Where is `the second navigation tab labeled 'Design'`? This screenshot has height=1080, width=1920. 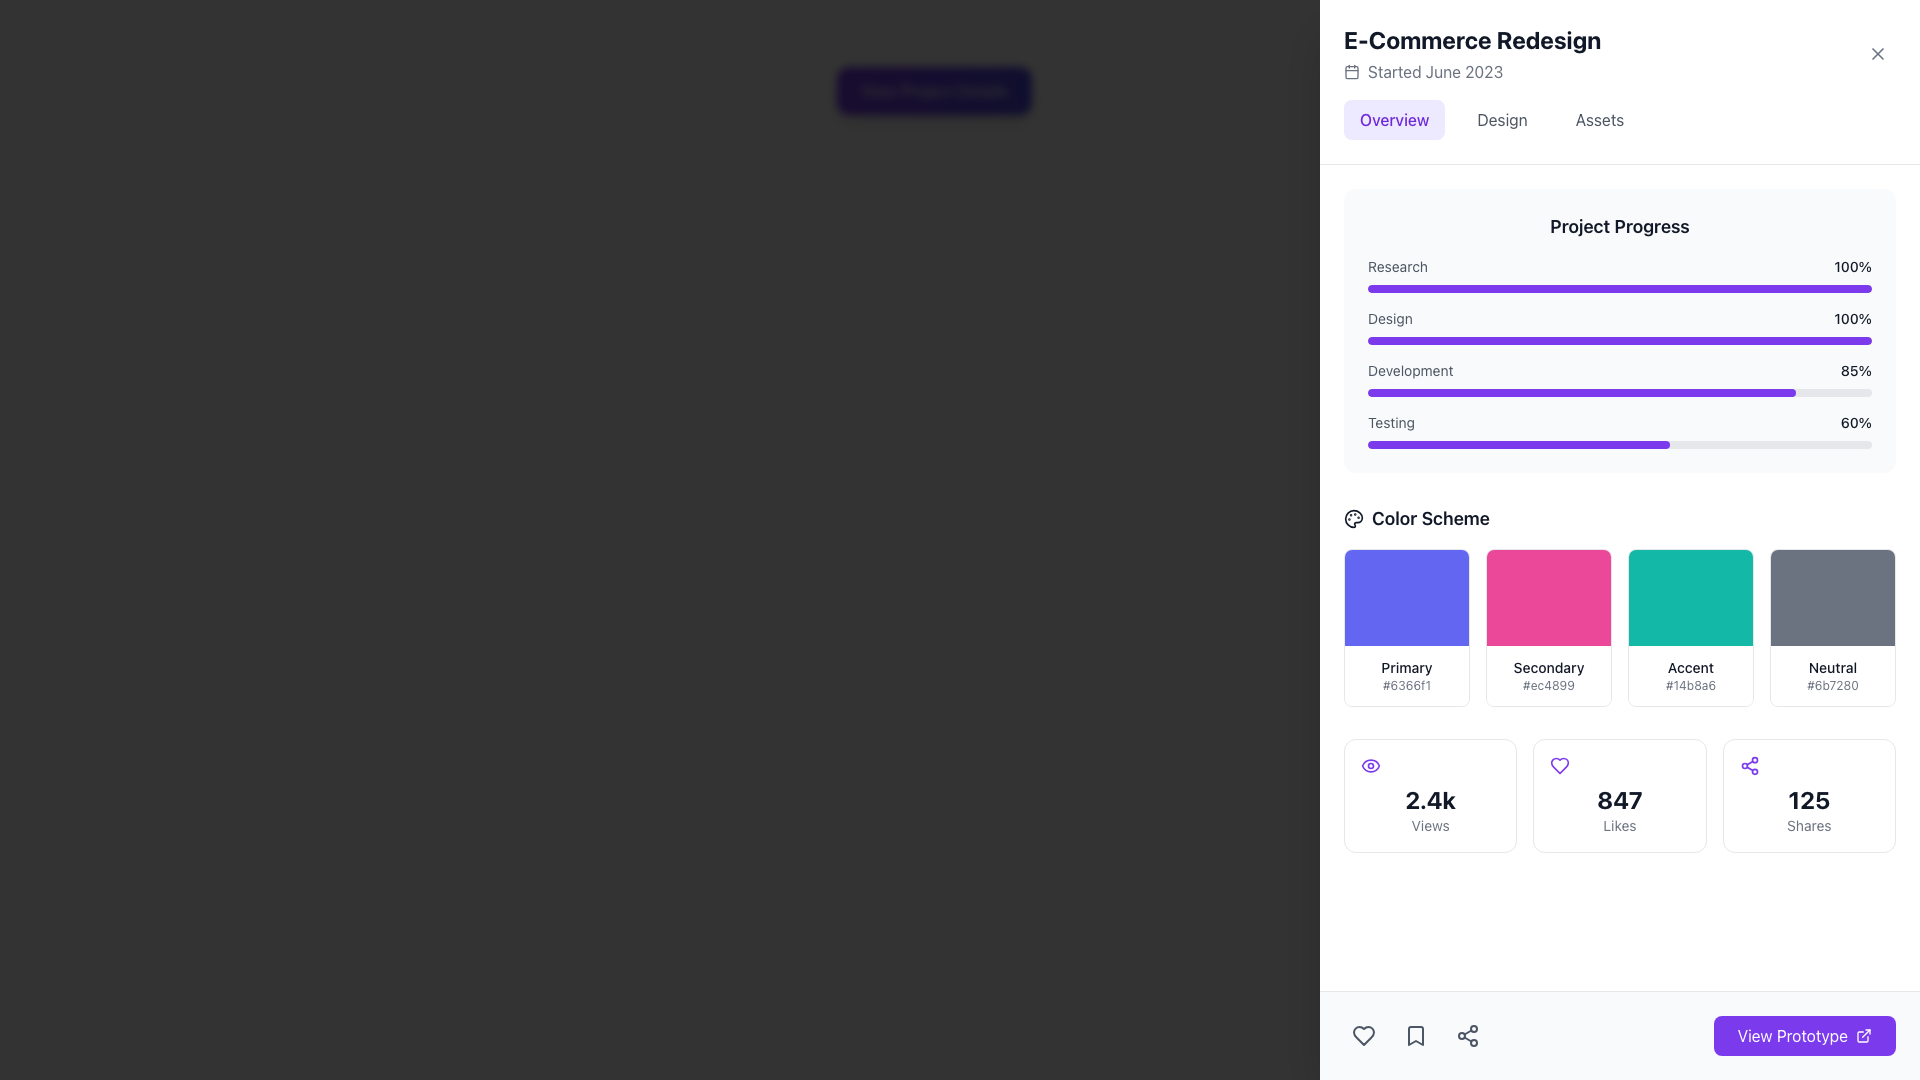
the second navigation tab labeled 'Design' is located at coordinates (1502, 119).